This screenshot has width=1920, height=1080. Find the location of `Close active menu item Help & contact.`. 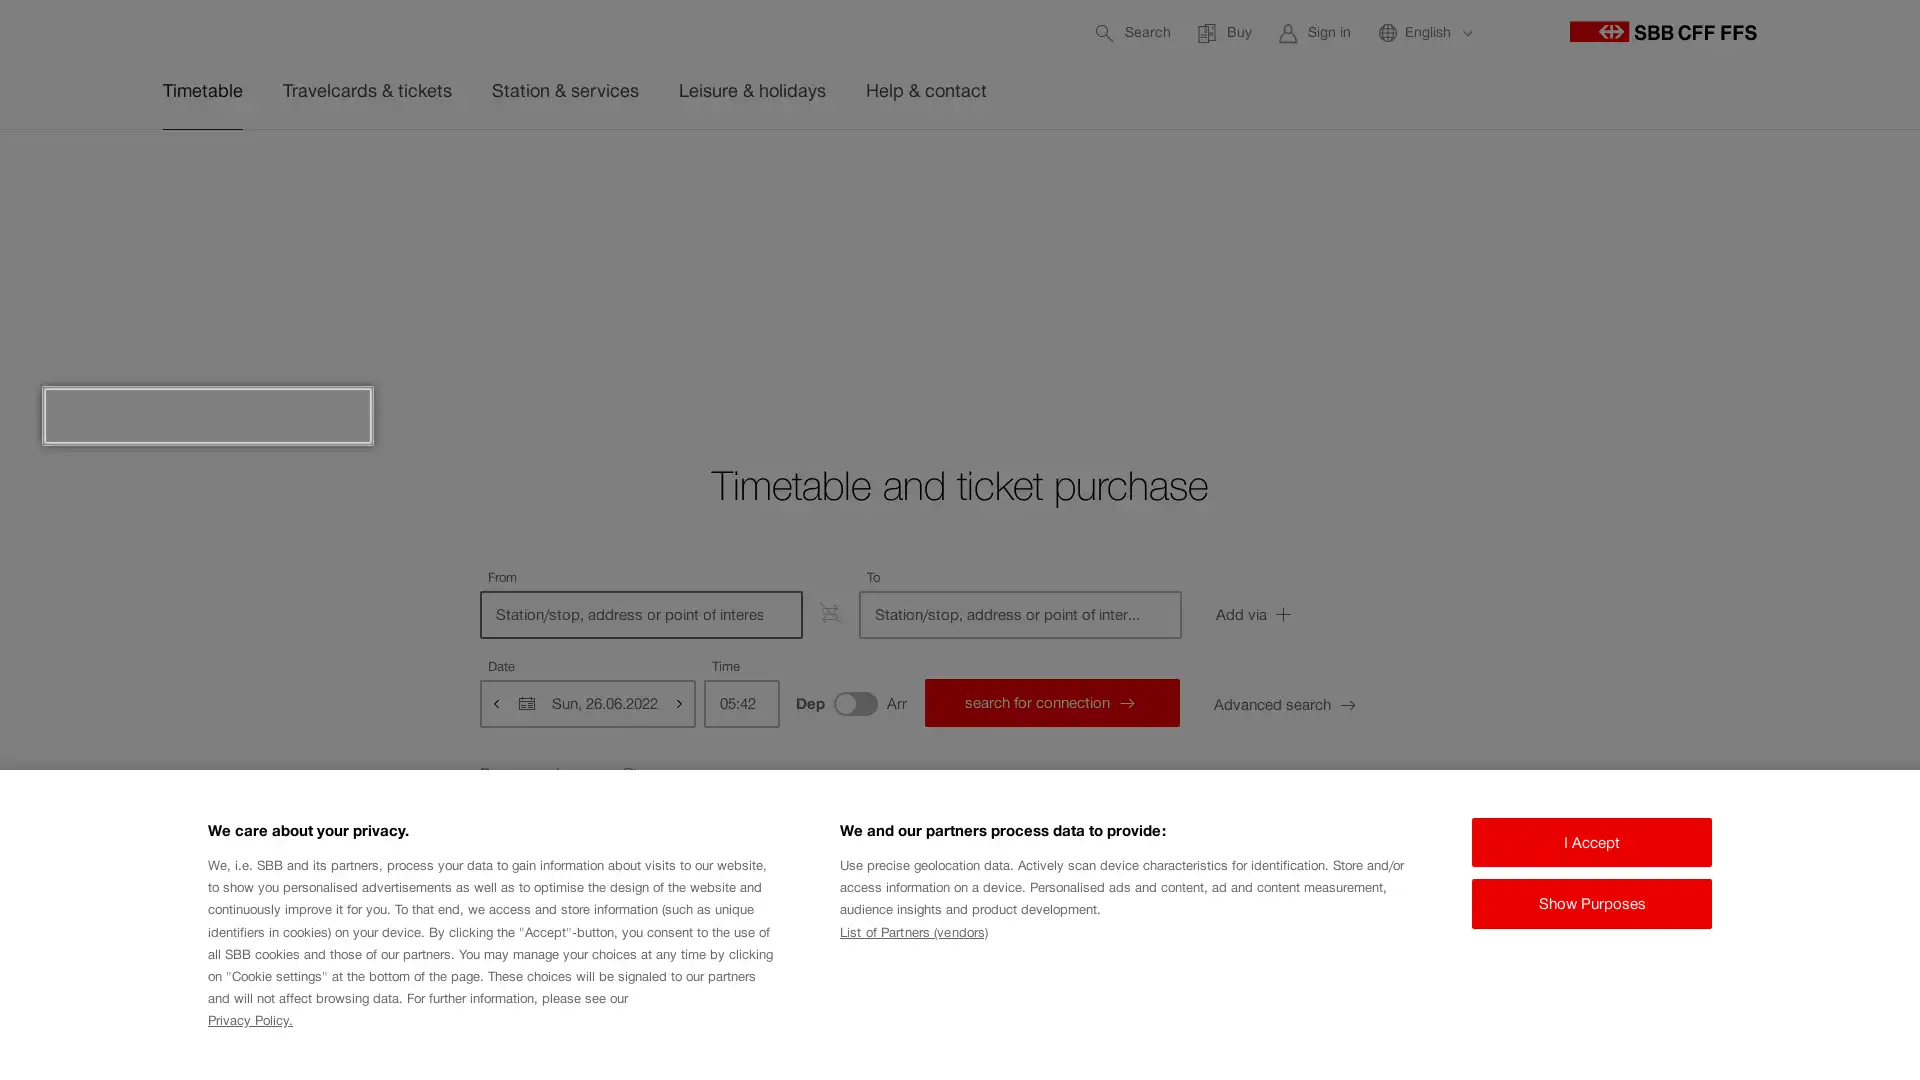

Close active menu item Help & contact. is located at coordinates (1780, 176).